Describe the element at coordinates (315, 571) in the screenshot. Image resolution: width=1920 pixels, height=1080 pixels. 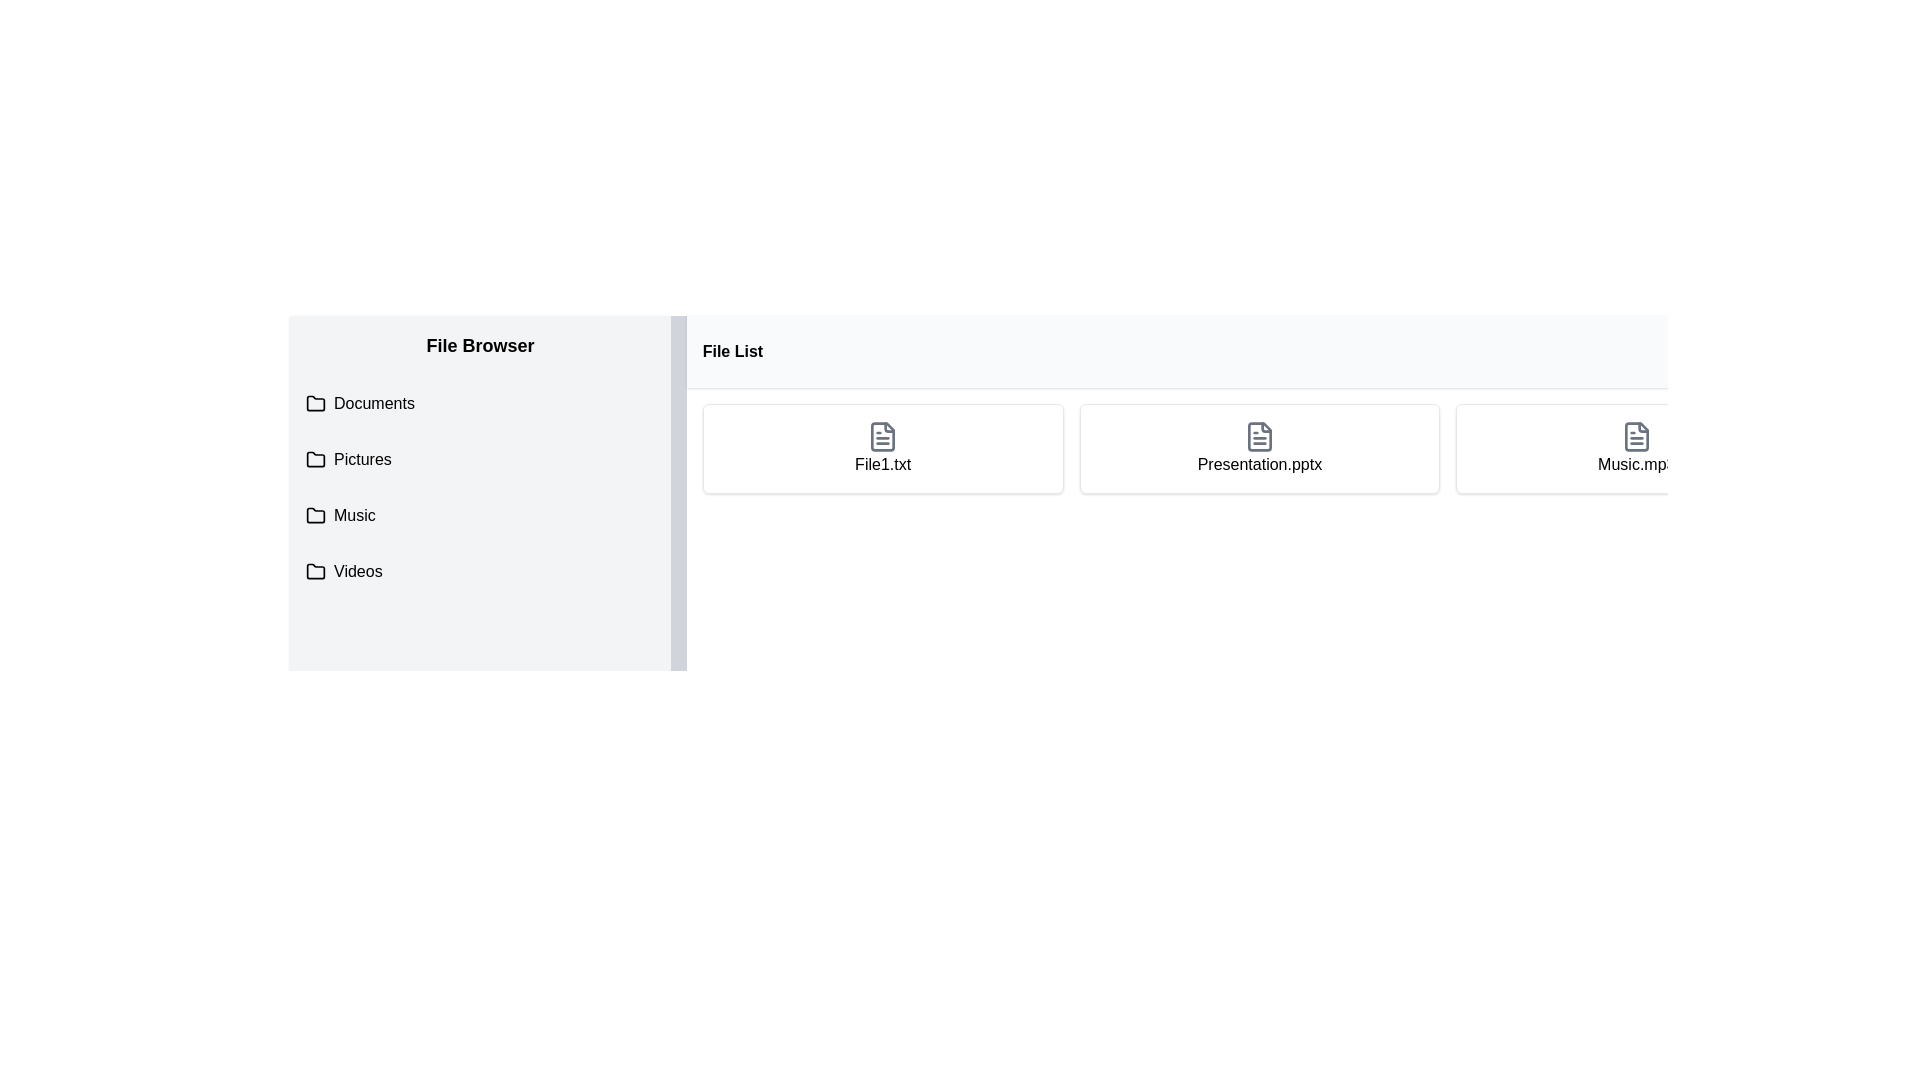
I see `the folder icon located next to the 'Videos' text in the file browser sidebar` at that location.